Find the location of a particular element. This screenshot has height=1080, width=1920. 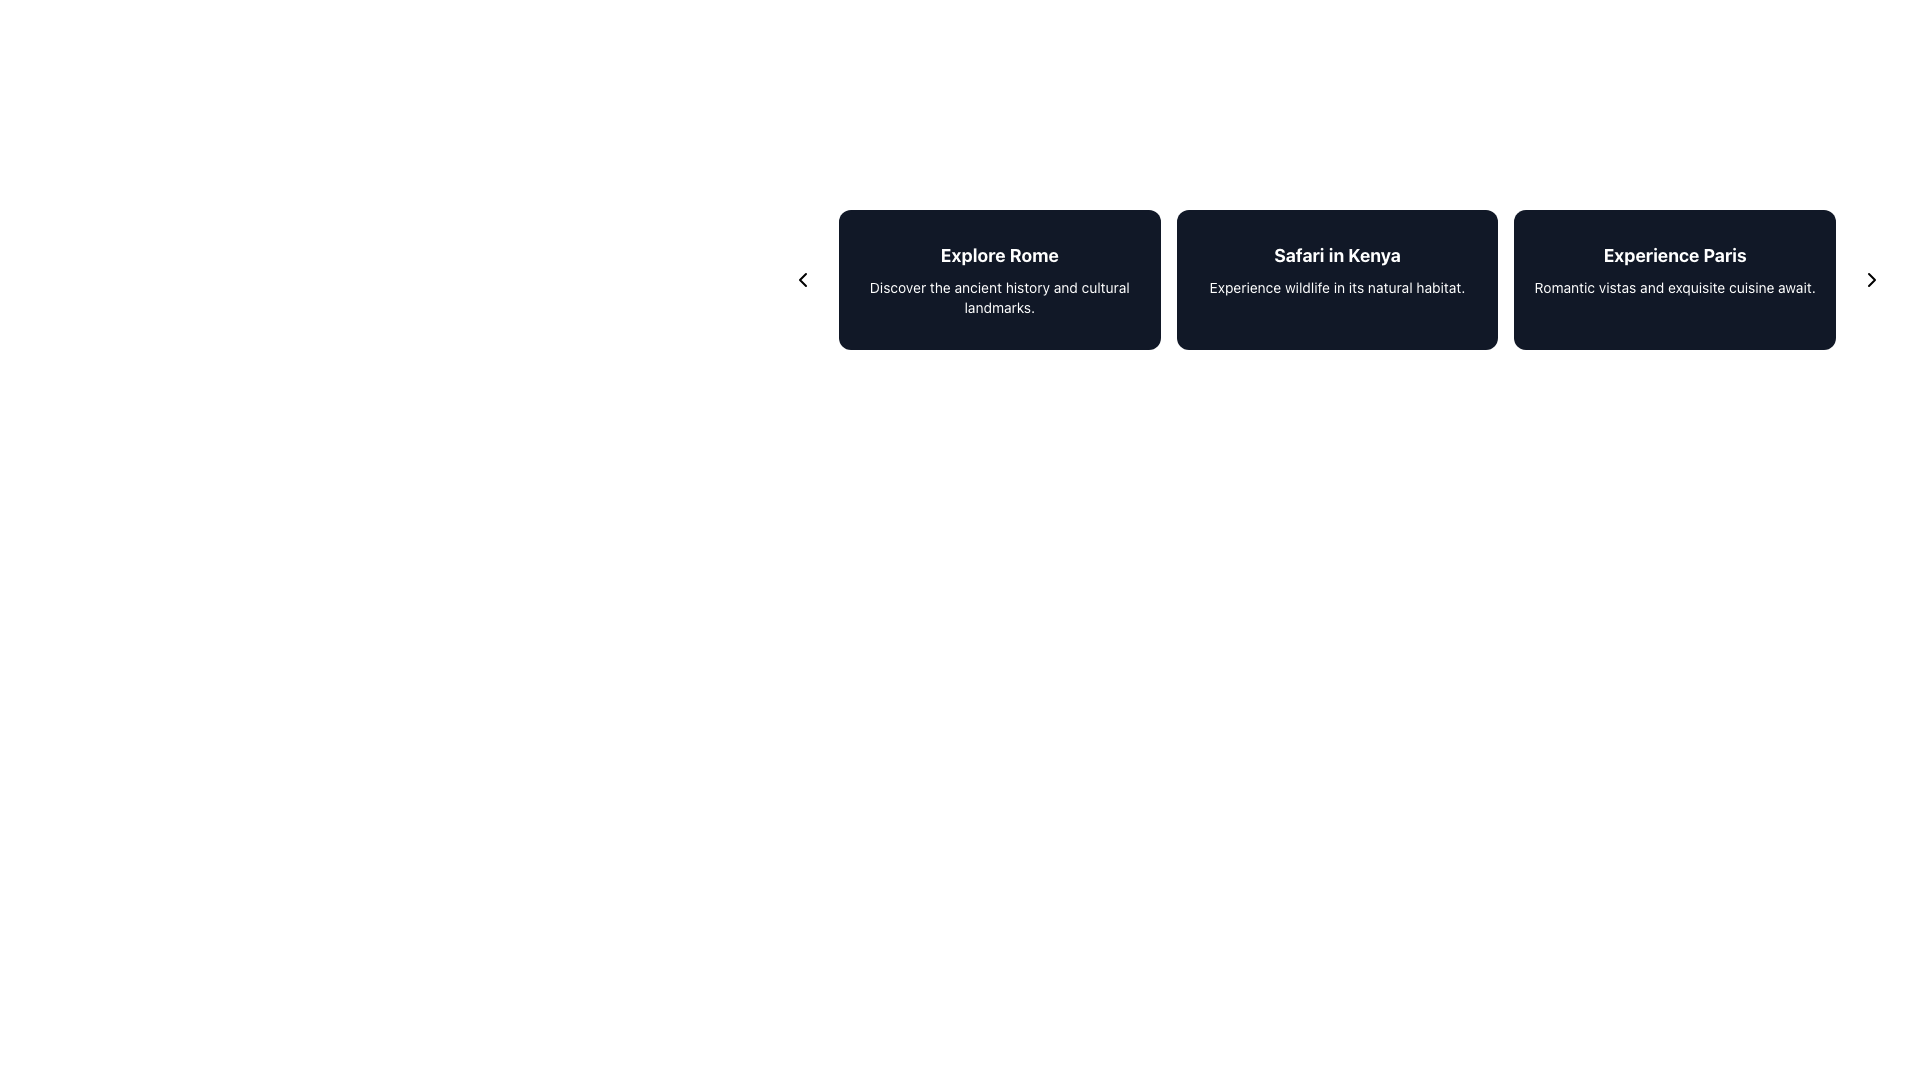

the Informational card titled 'Explore Rome', which features a dark background and white text, located in the upper-middle section of the interface is located at coordinates (999, 280).